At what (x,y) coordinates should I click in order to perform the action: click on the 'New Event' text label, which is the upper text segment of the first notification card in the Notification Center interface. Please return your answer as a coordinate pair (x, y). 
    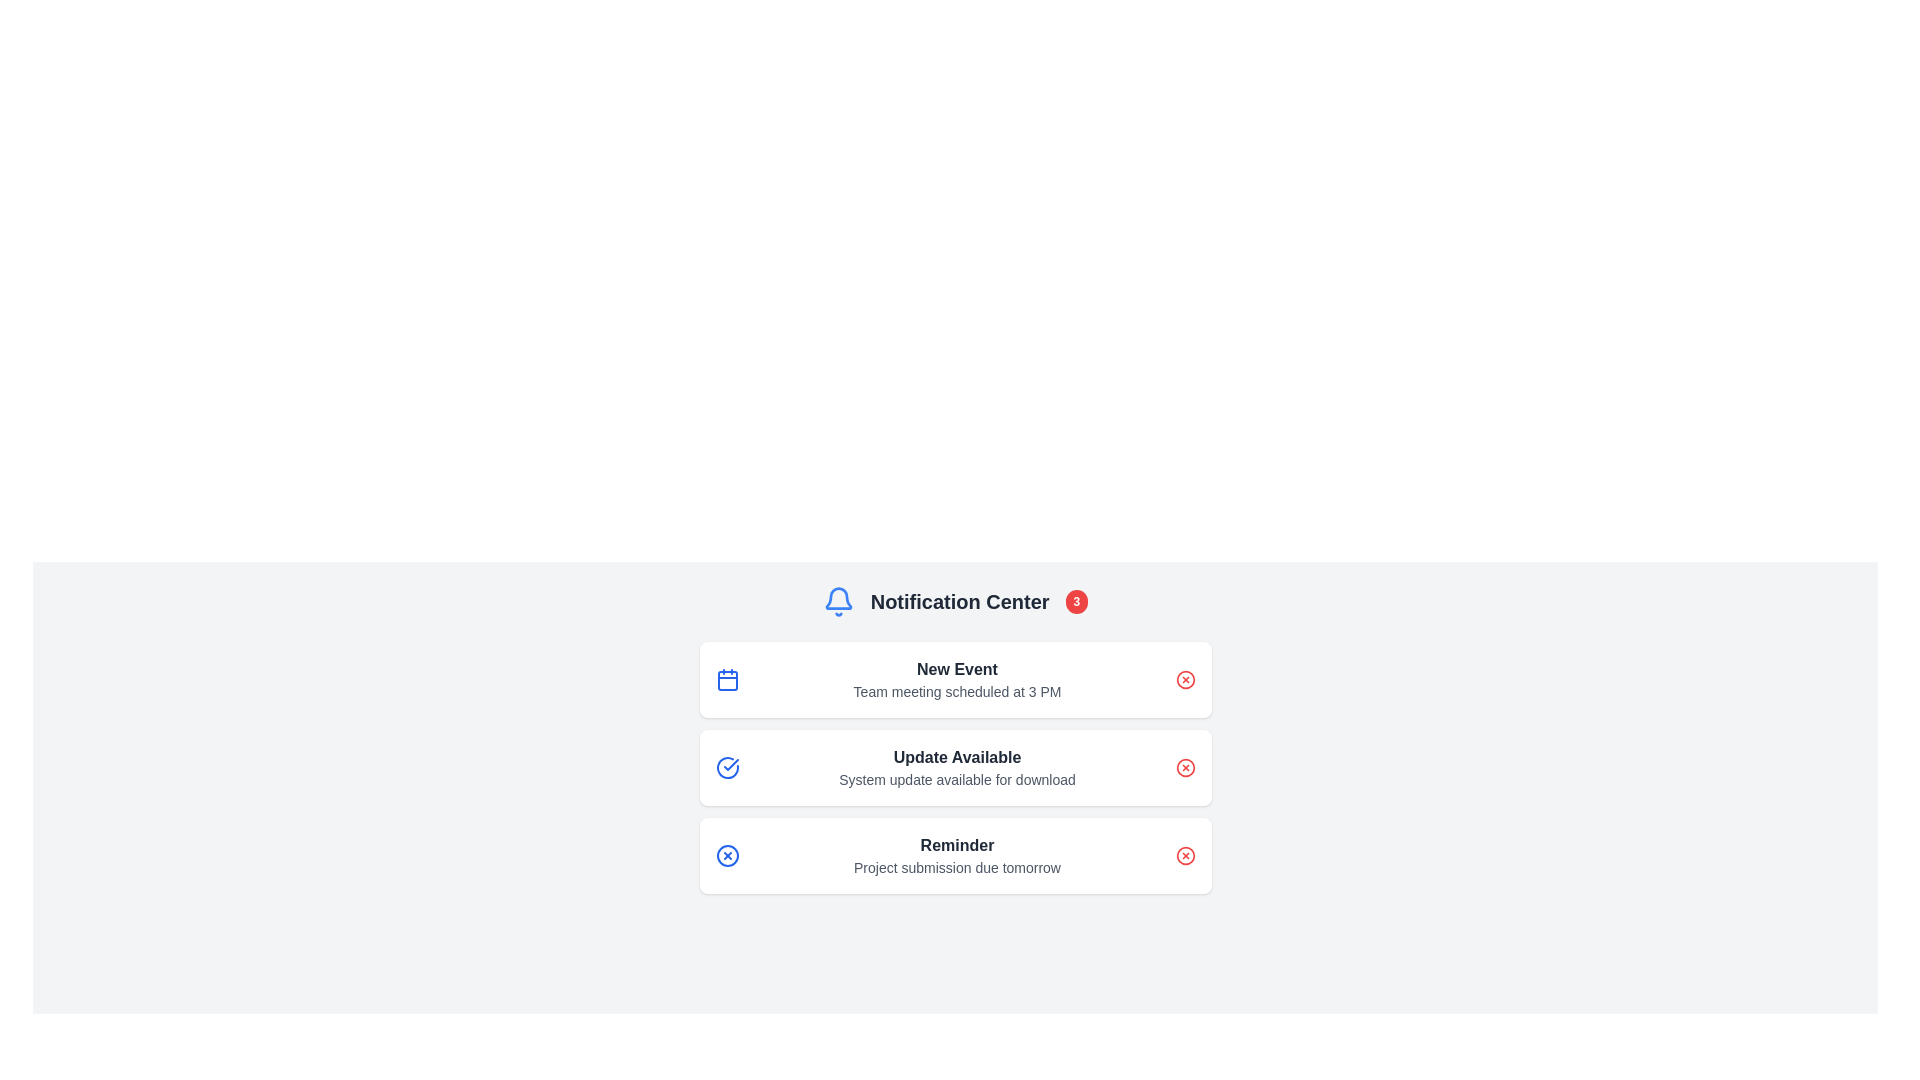
    Looking at the image, I should click on (956, 670).